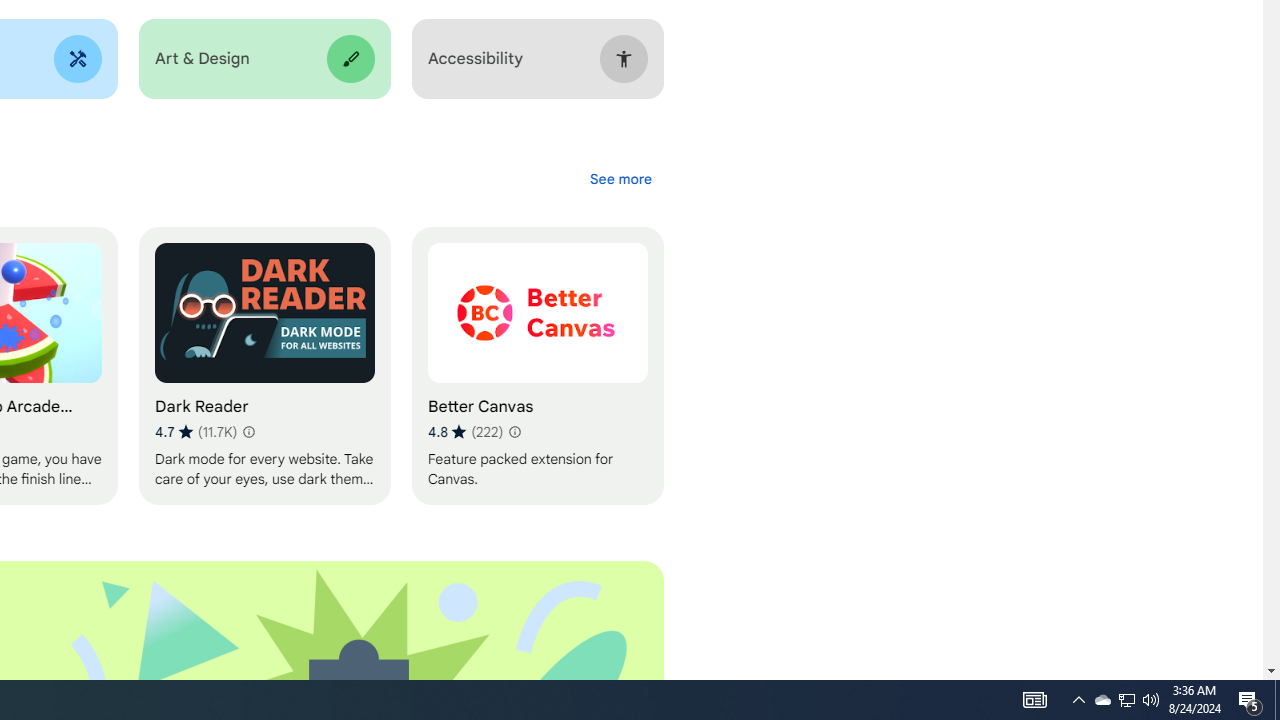 This screenshot has width=1280, height=720. I want to click on 'Dark Reader', so click(263, 366).